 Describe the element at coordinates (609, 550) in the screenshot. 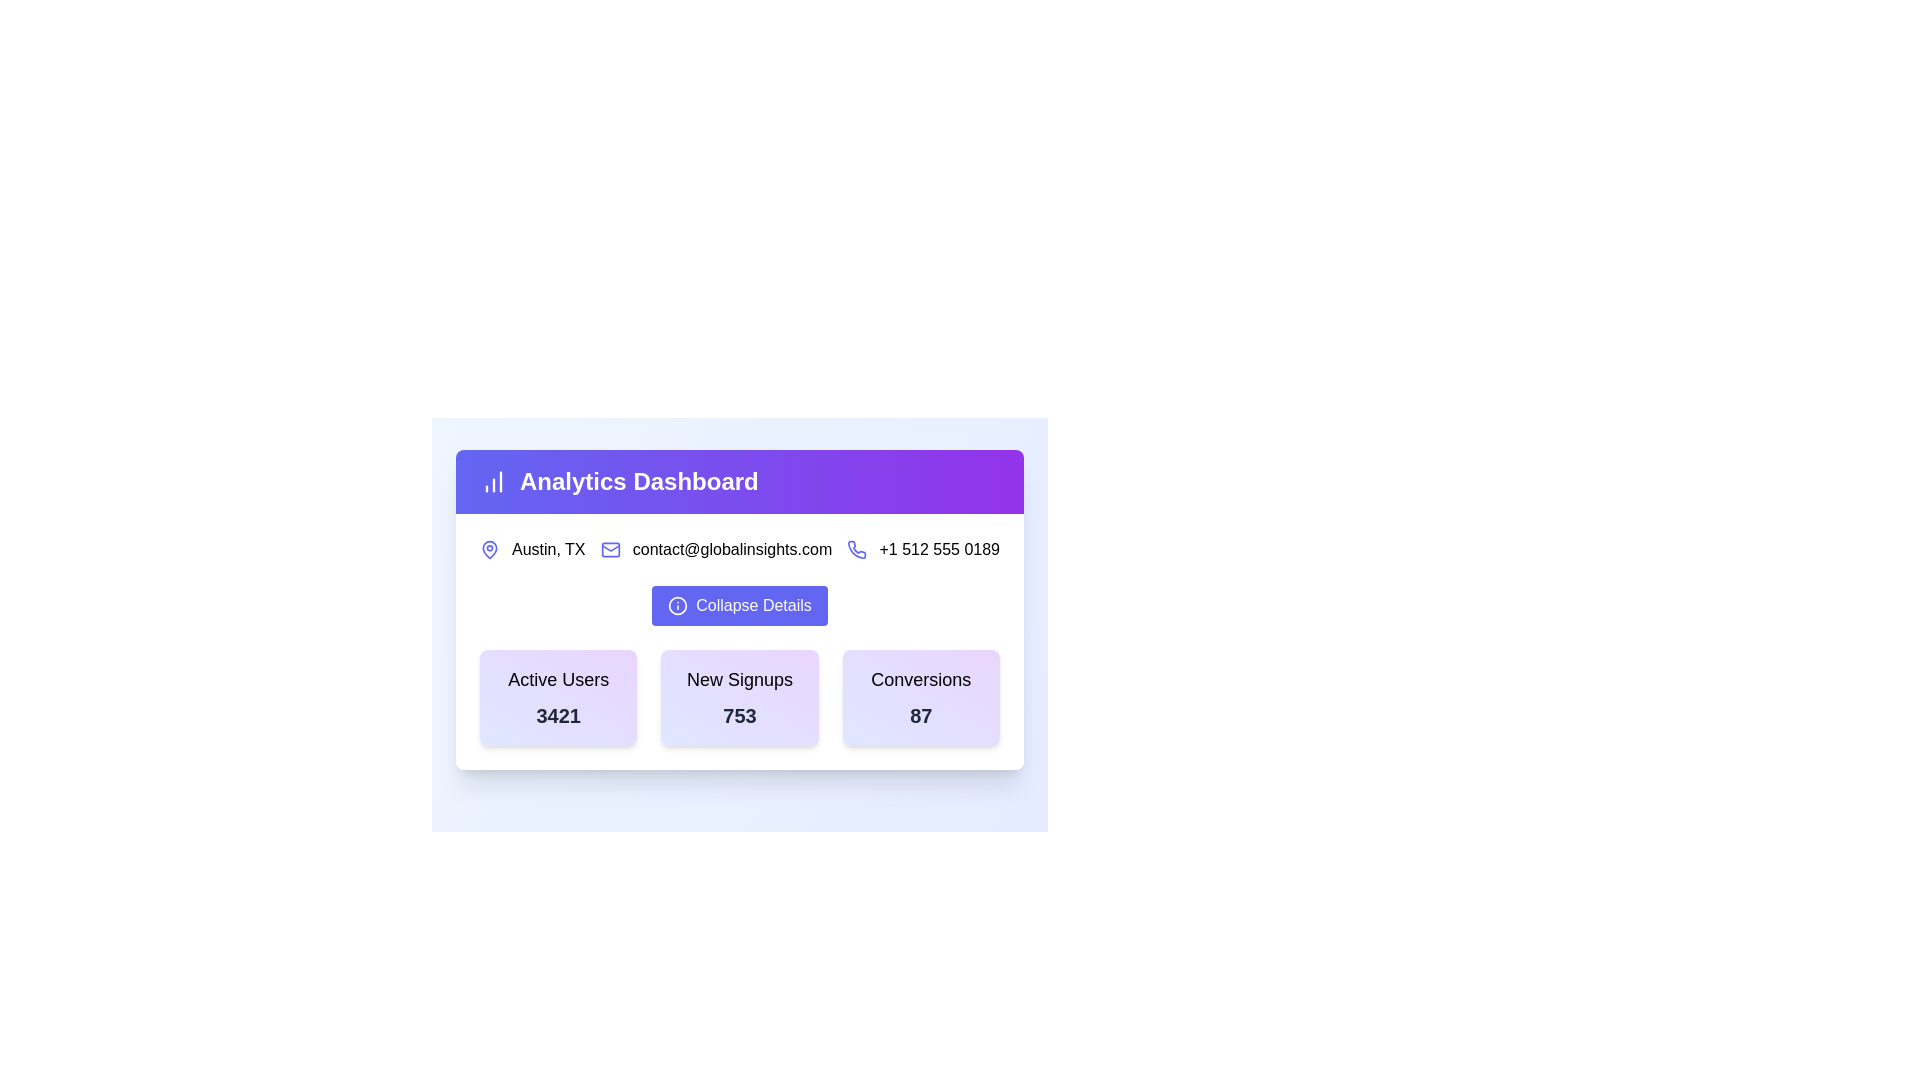

I see `the mail icon, which is an indigo envelope shape located immediately to the left of the contact information 'contact@globalinsights.com'` at that location.